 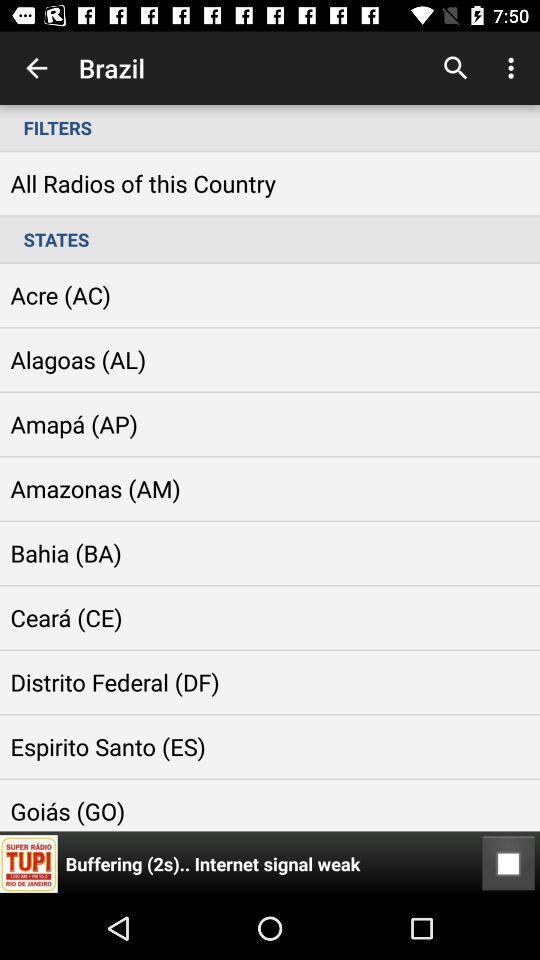 What do you see at coordinates (36, 68) in the screenshot?
I see `the app next to the brazil item` at bounding box center [36, 68].